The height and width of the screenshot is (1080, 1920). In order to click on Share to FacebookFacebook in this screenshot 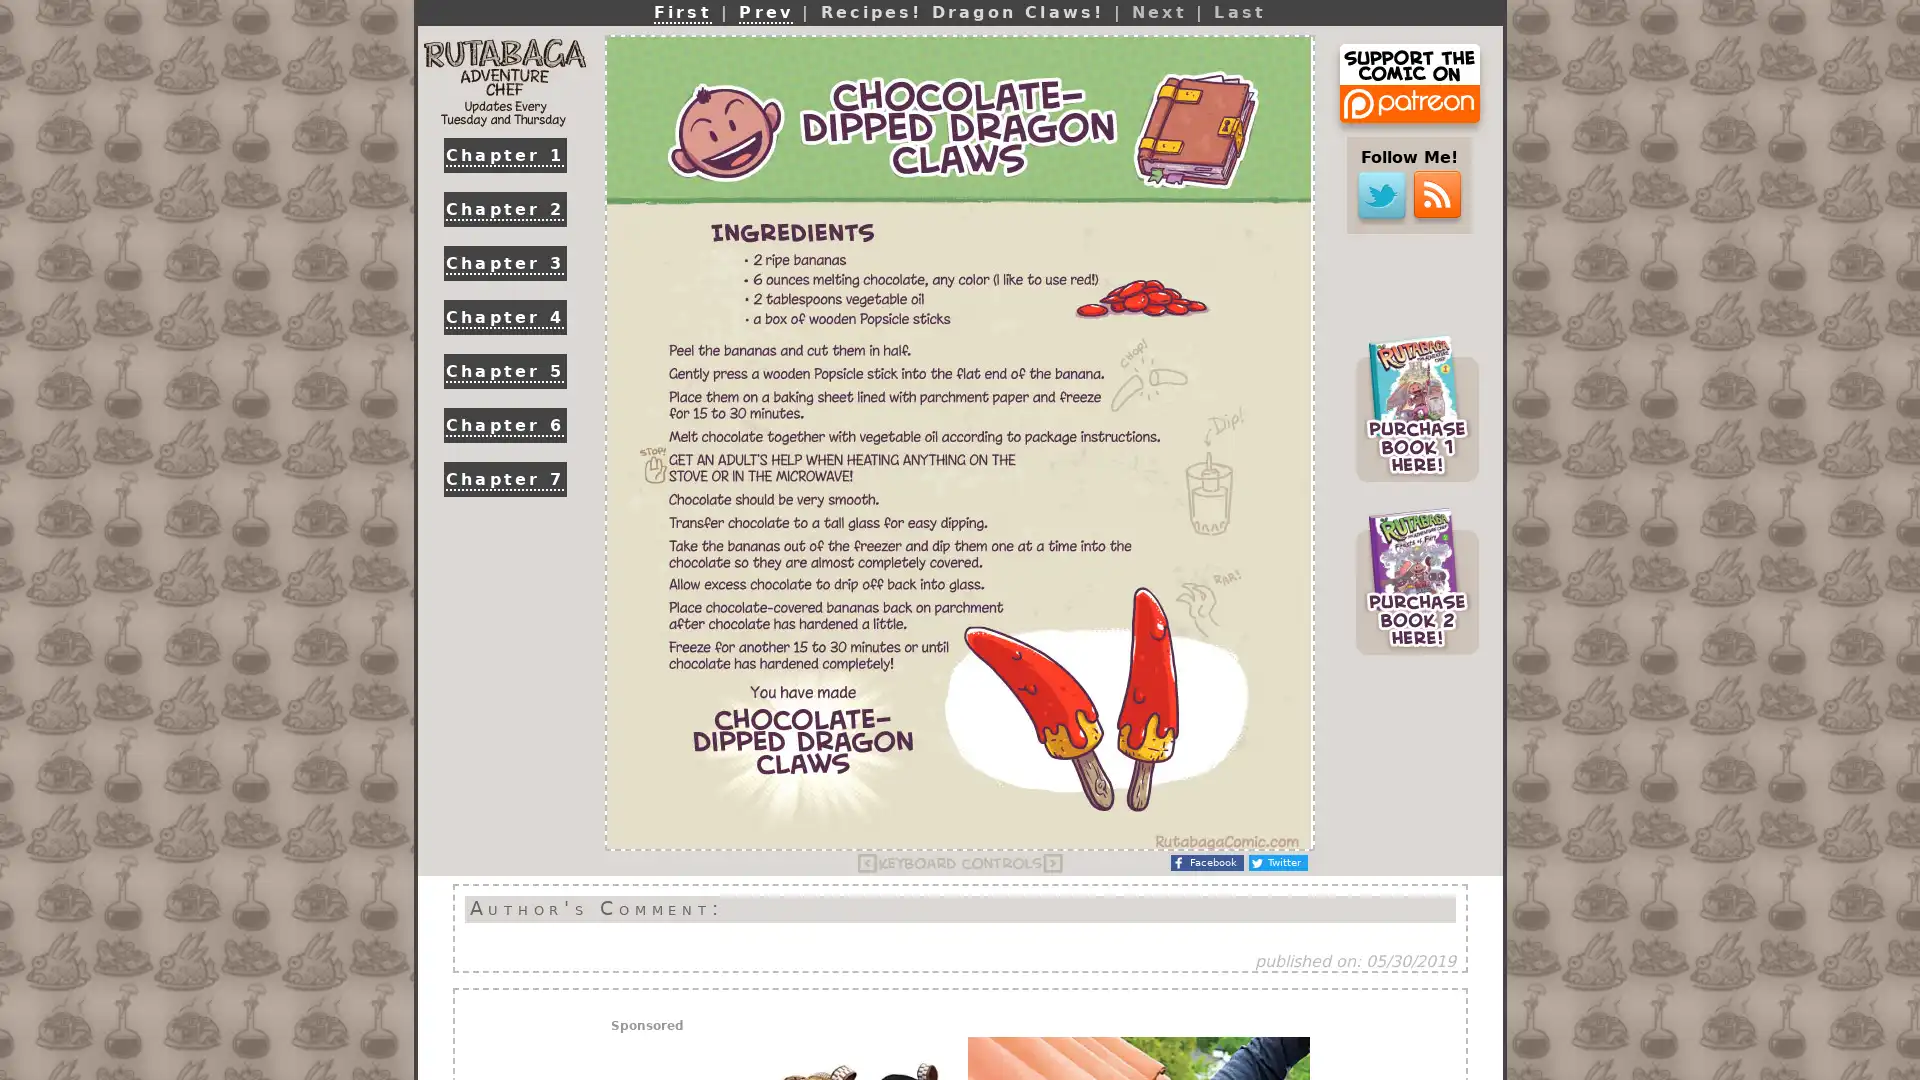, I will do `click(1206, 862)`.